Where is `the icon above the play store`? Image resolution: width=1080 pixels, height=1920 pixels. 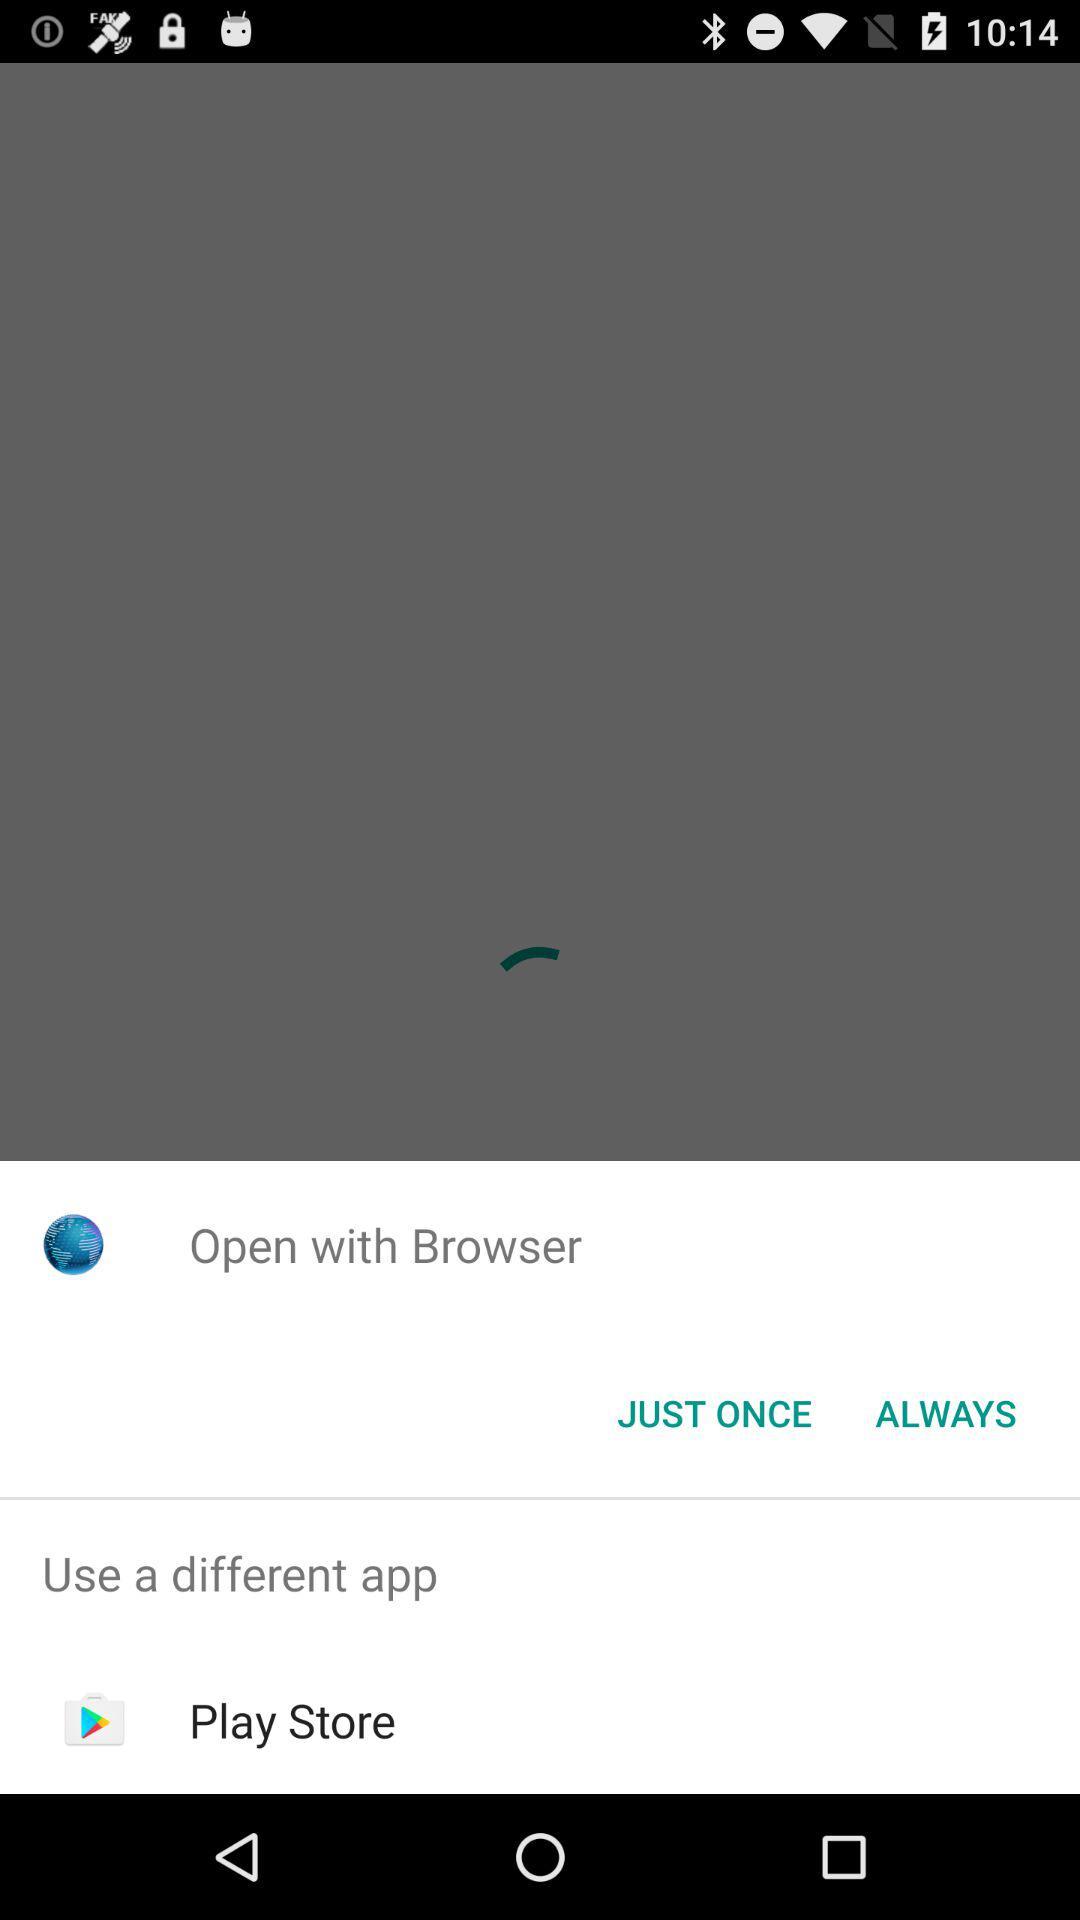 the icon above the play store is located at coordinates (540, 1572).